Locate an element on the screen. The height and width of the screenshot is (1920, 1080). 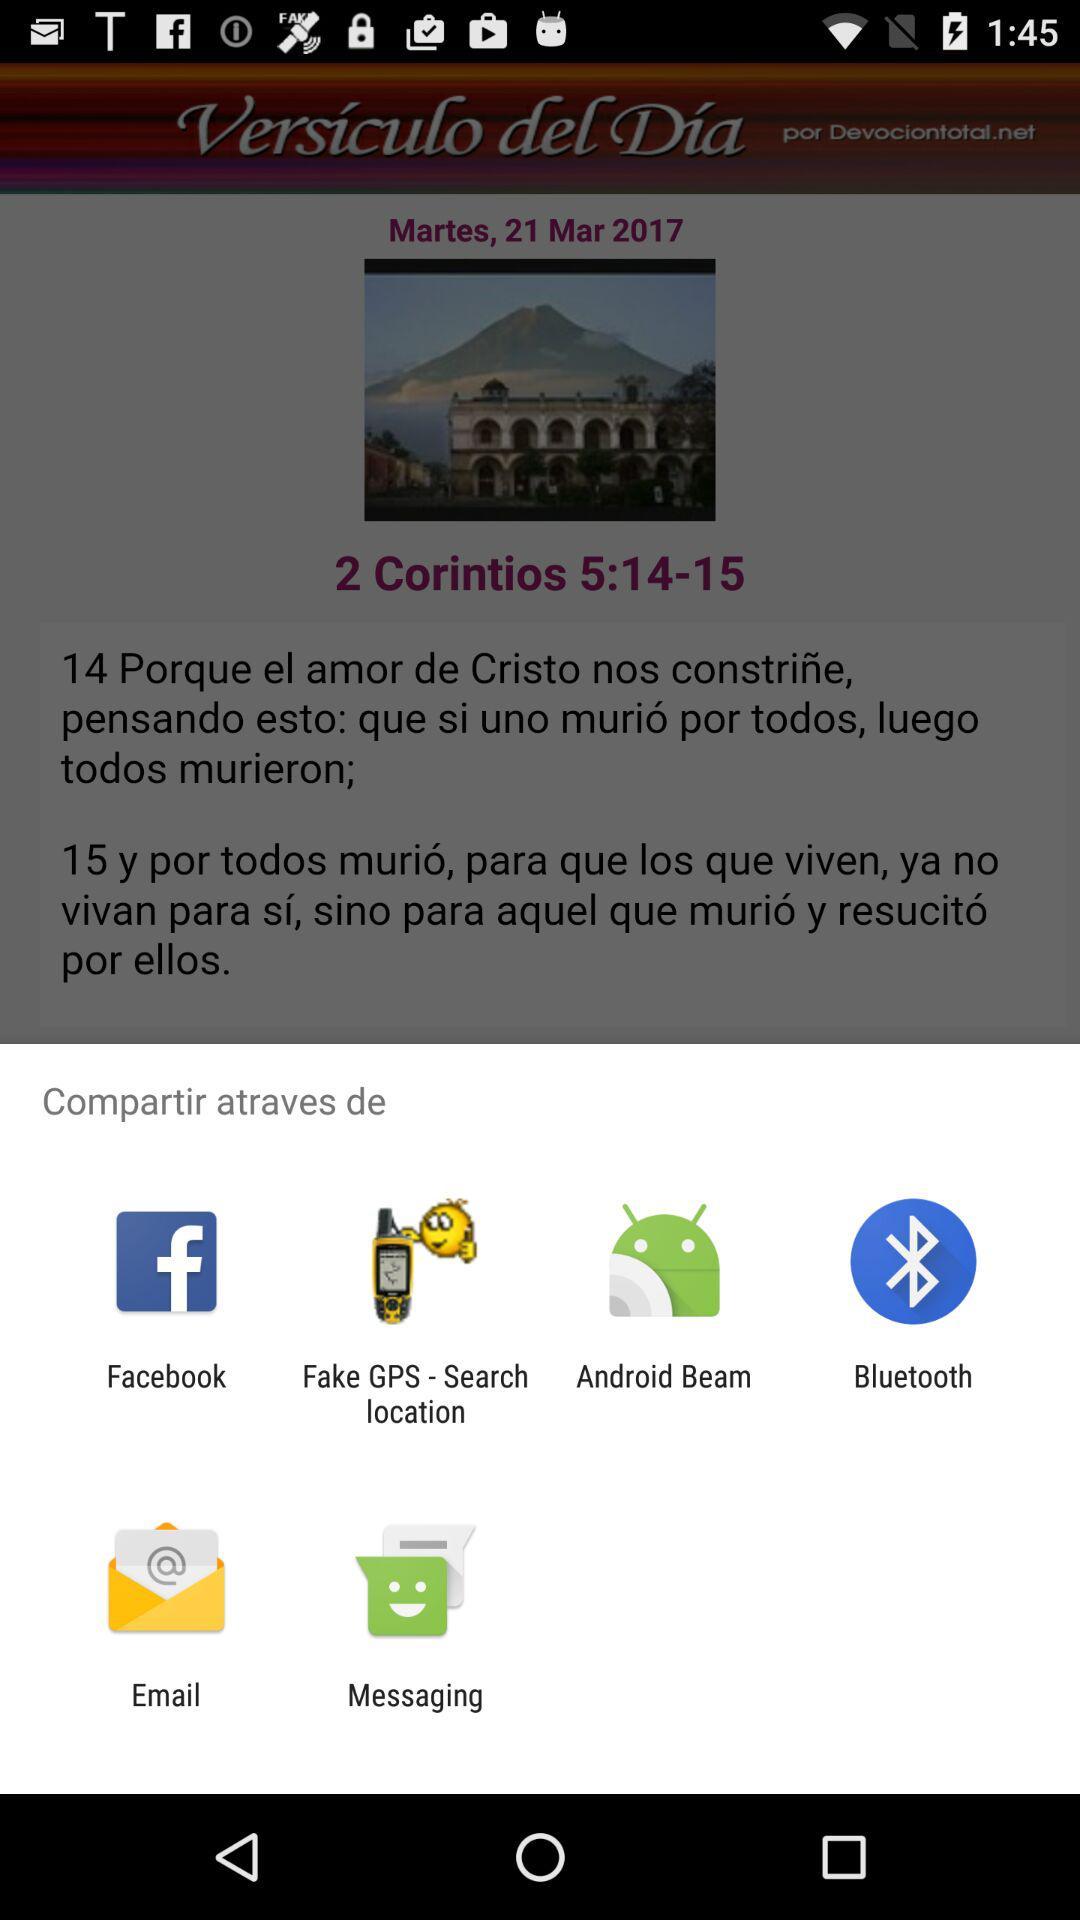
the email item is located at coordinates (165, 1711).